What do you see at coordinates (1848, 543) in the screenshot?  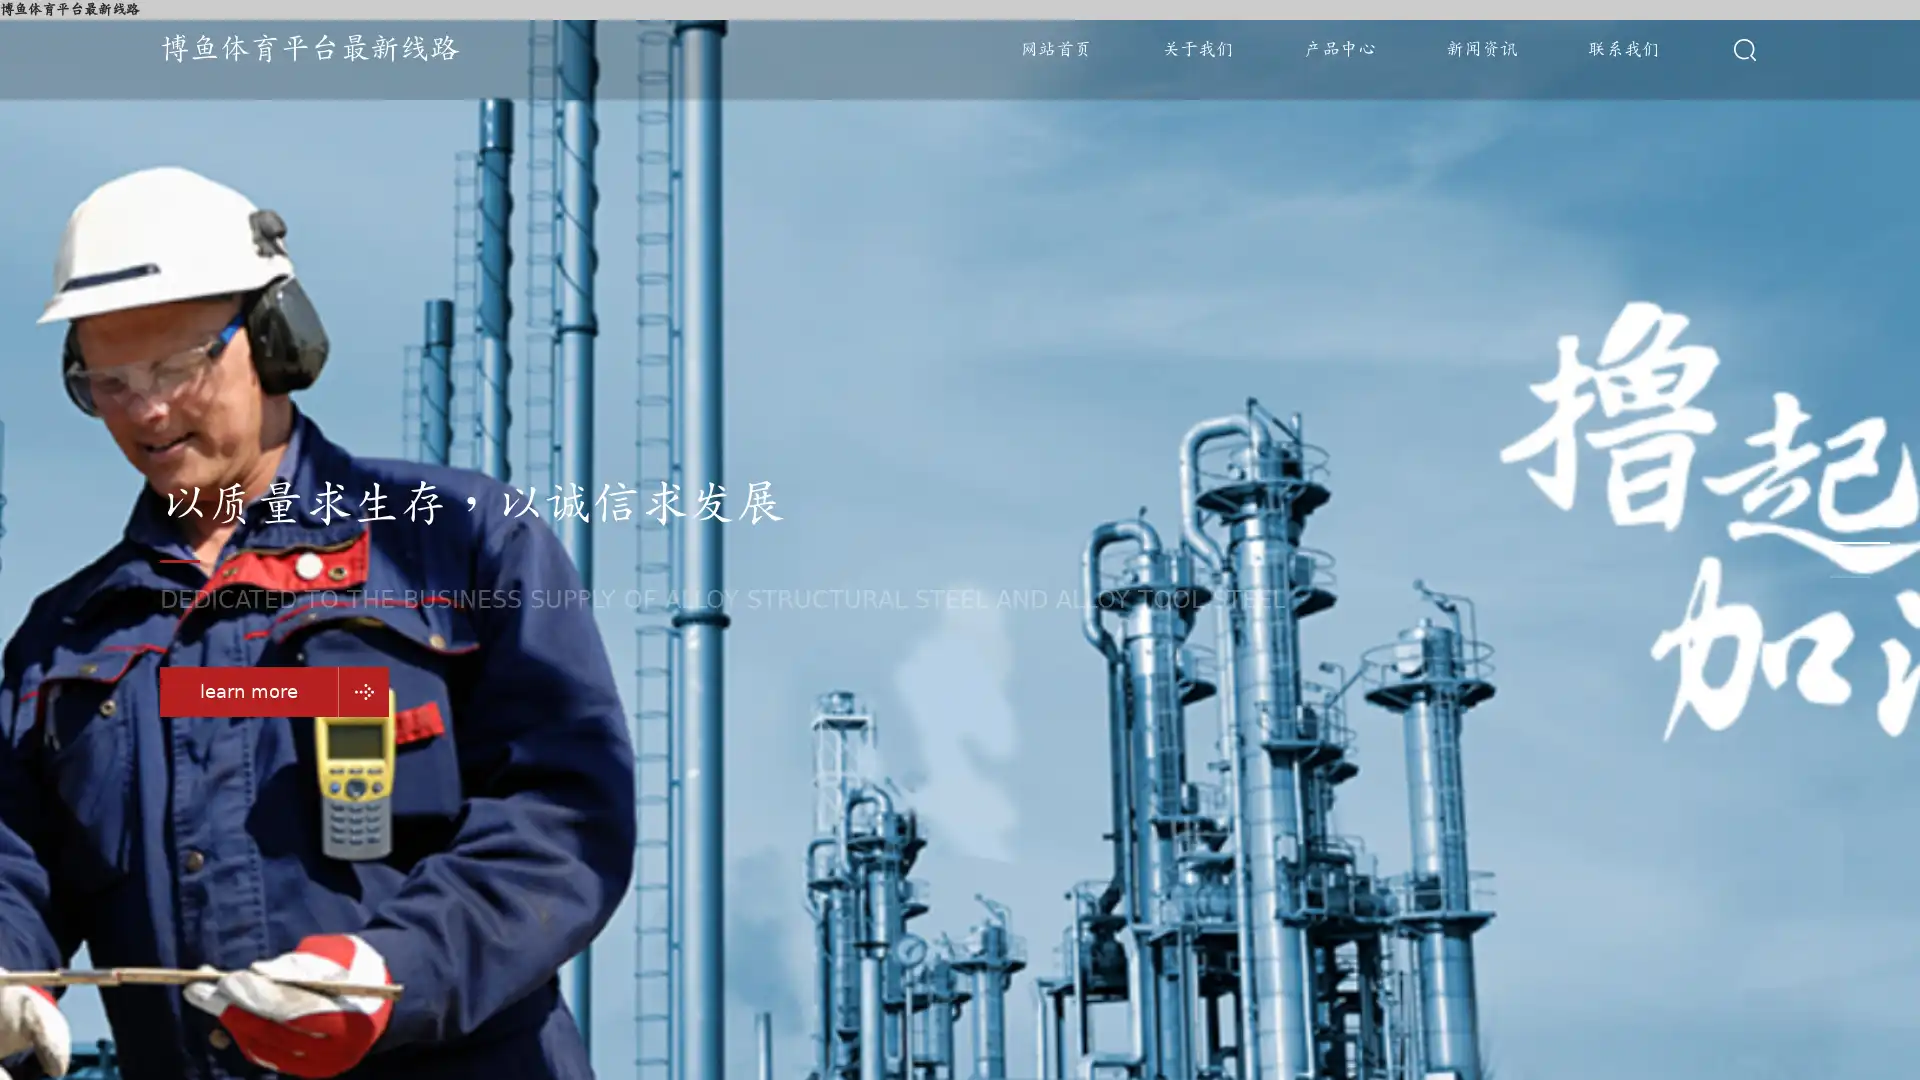 I see `Go to slide 1` at bounding box center [1848, 543].